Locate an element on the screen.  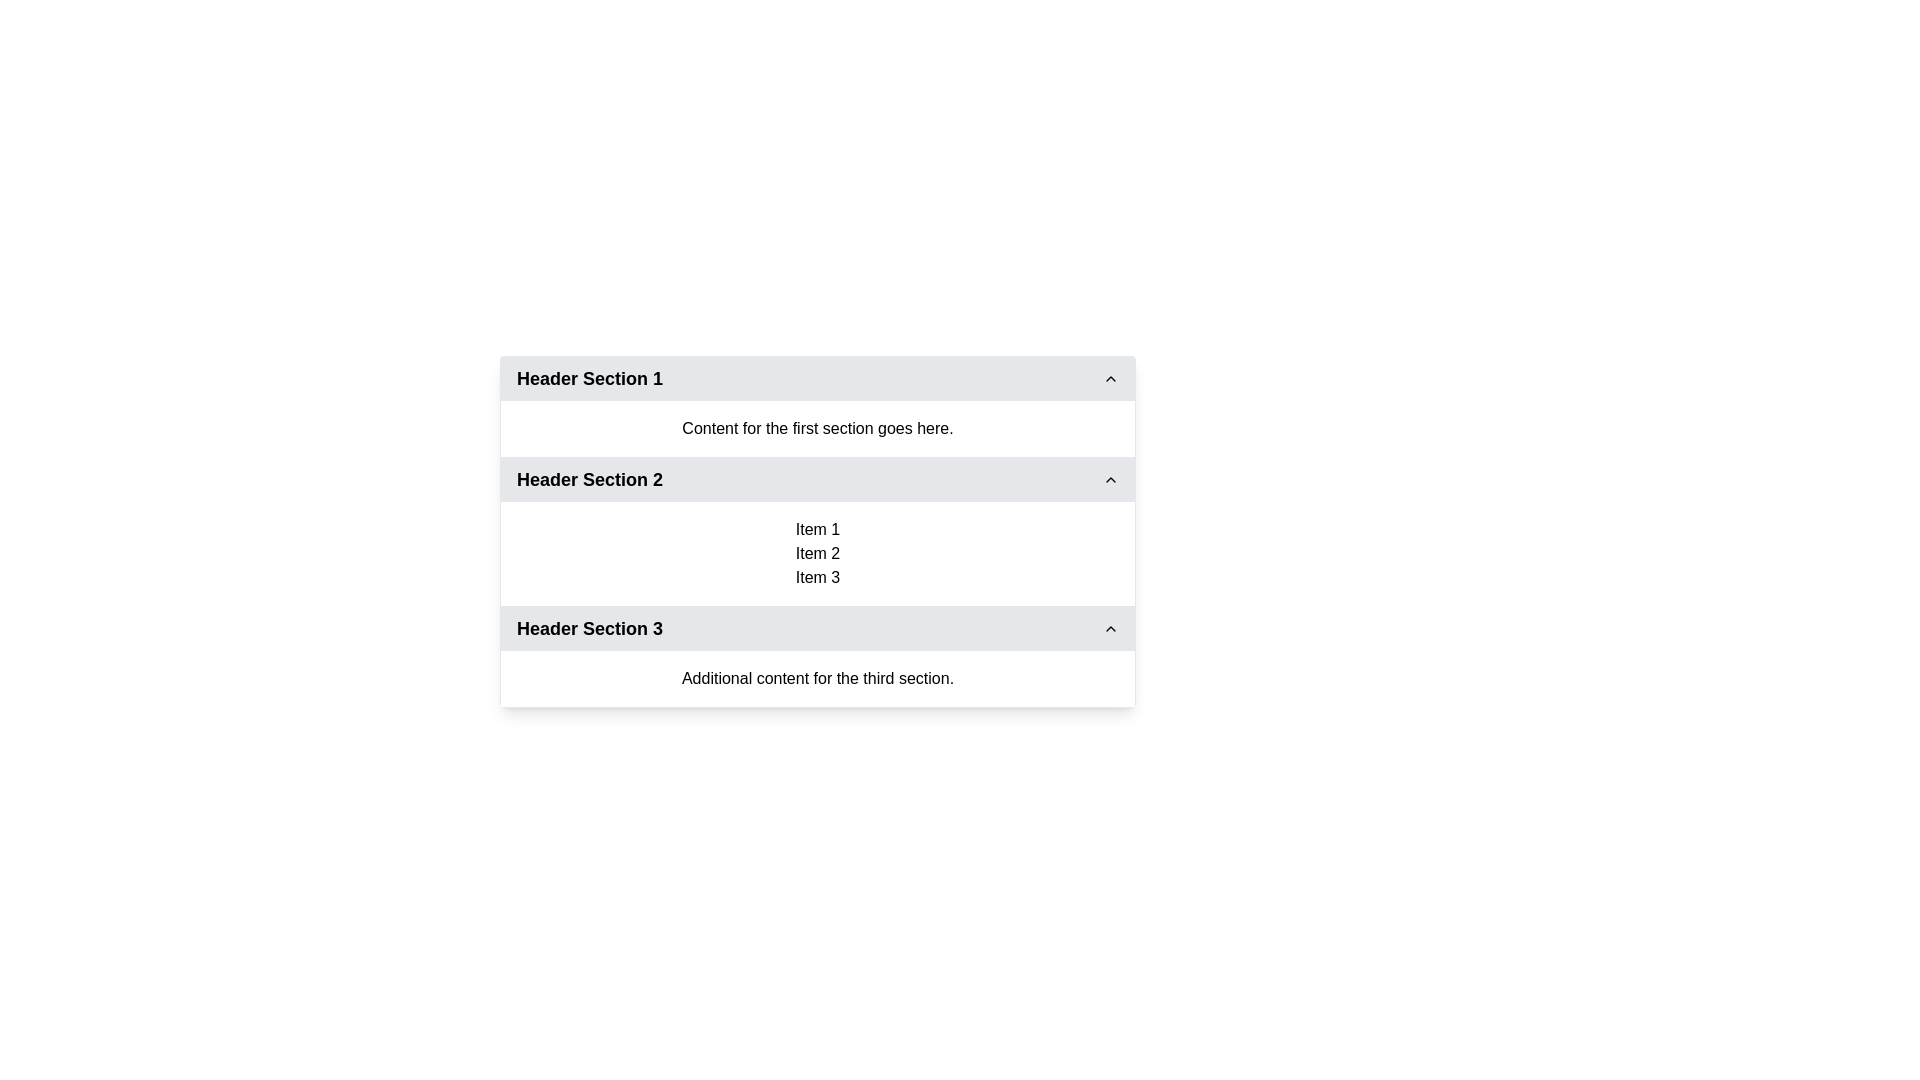
the Text Label that serves as the header for the third section of the collapsible content interface, located at the top of this section and aligned to the left side is located at coordinates (589, 627).